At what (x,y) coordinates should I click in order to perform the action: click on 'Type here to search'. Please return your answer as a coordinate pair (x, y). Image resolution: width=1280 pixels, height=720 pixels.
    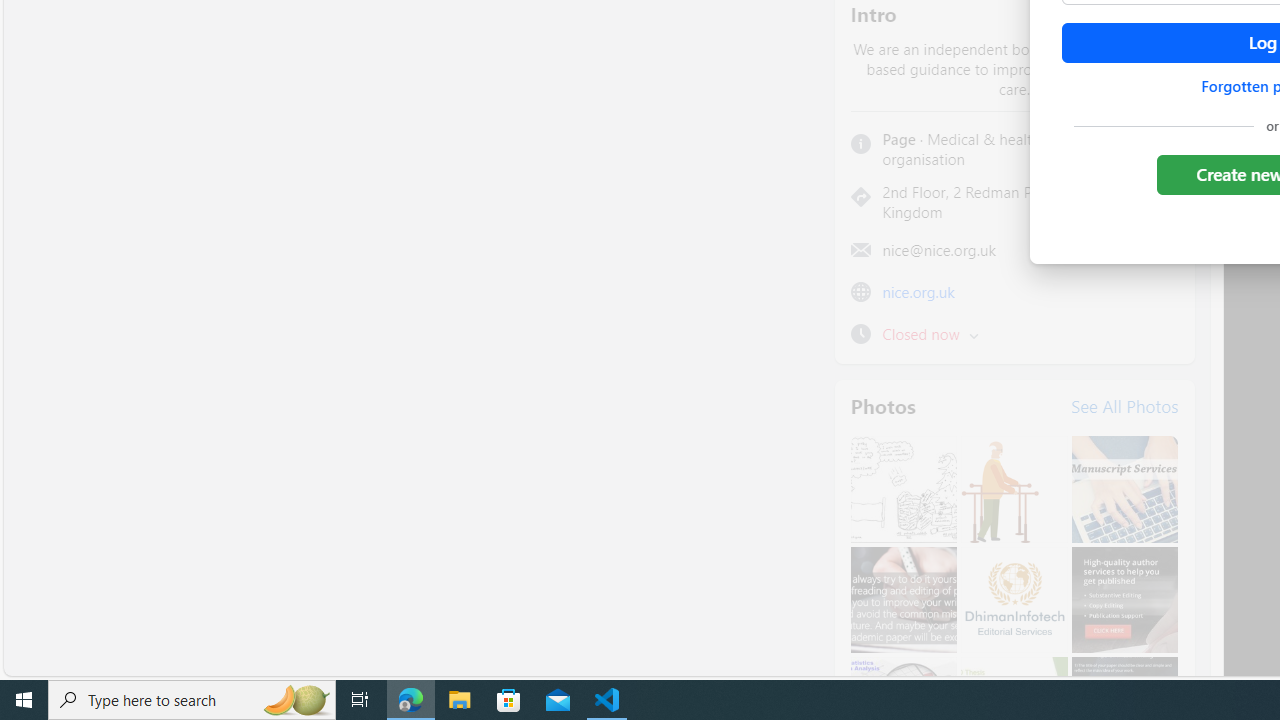
    Looking at the image, I should click on (192, 698).